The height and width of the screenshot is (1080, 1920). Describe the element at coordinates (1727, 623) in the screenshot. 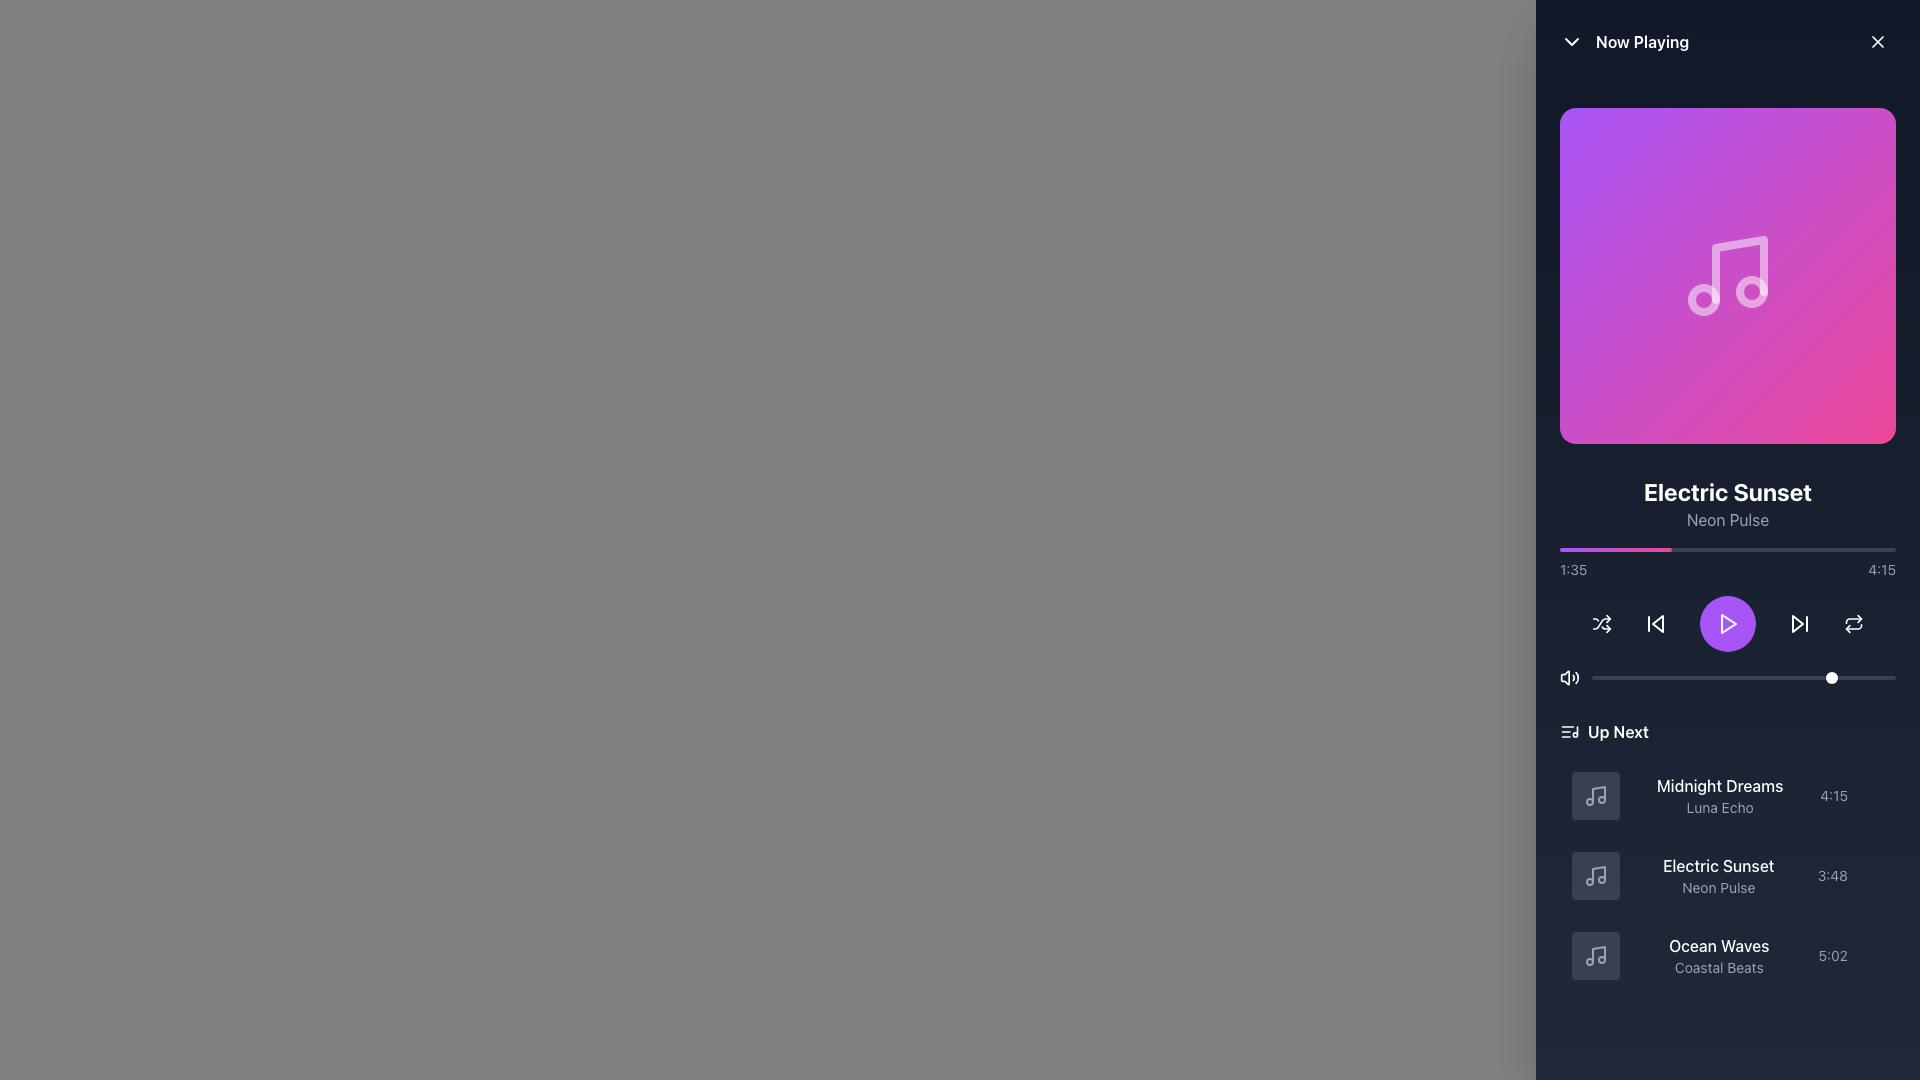

I see `the play button located in the audio control area near the bottom of the right panel to play or pause the current audio track` at that location.